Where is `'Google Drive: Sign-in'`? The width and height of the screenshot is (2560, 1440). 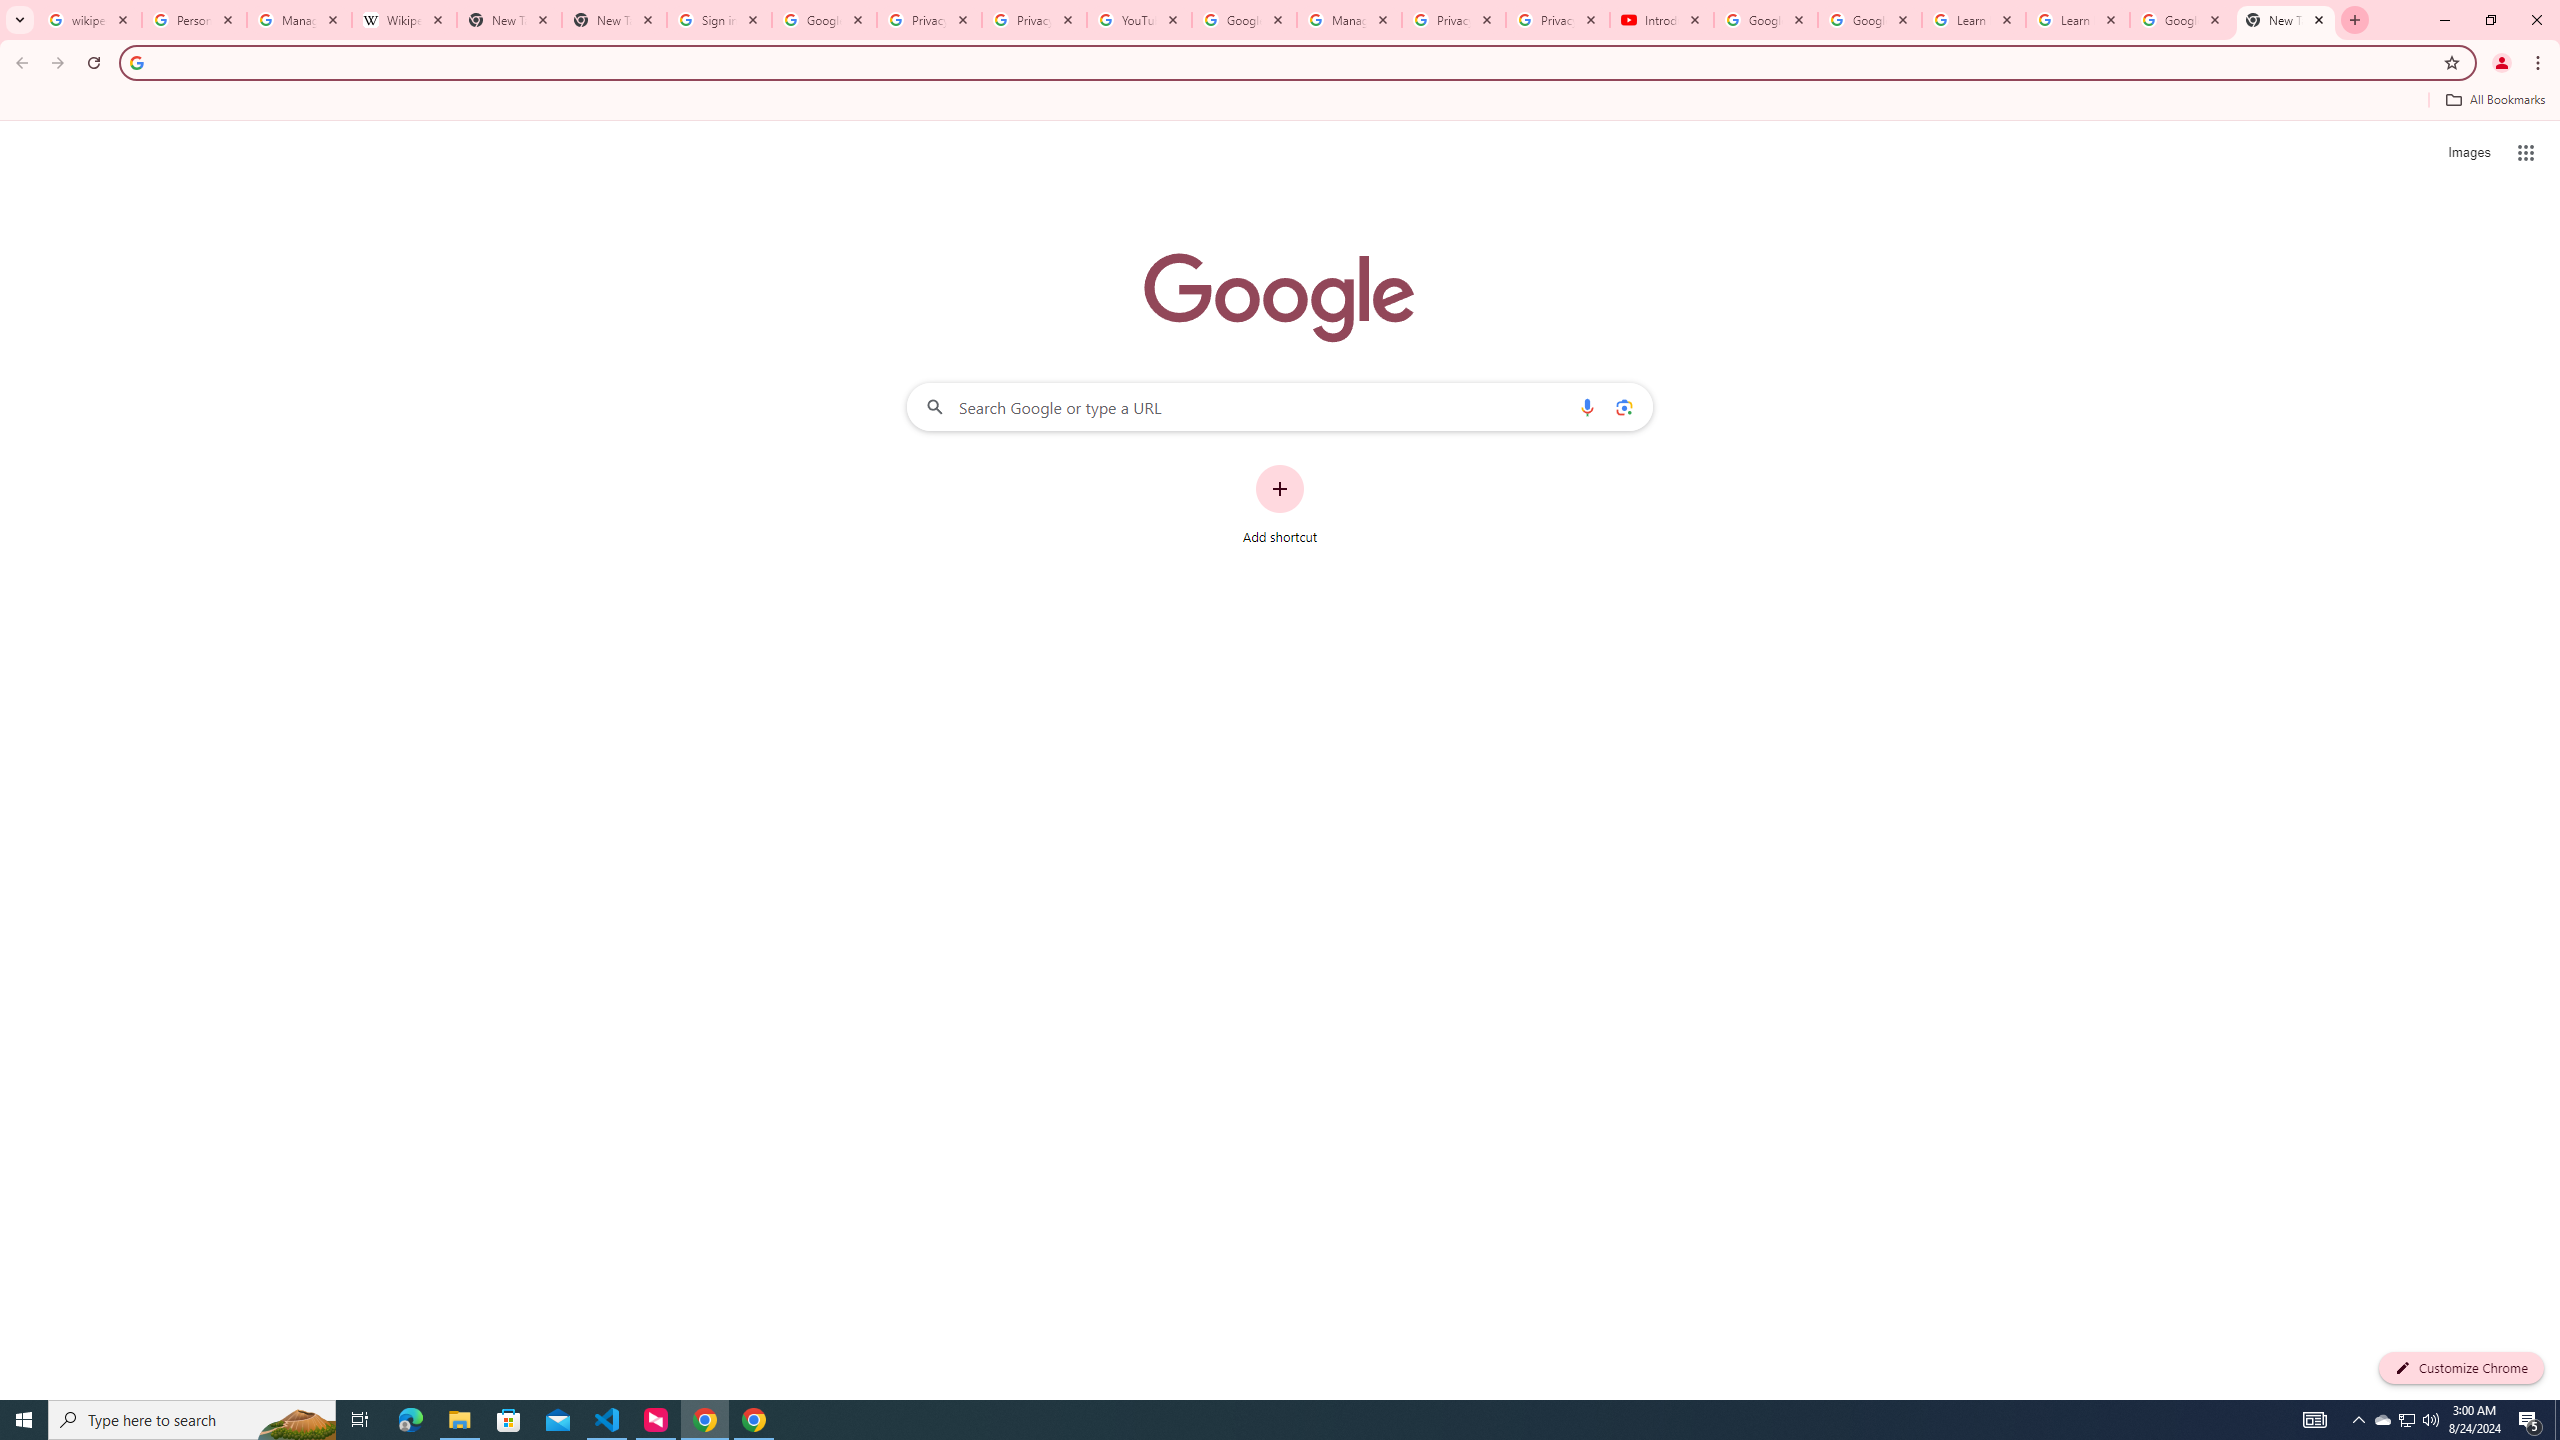 'Google Drive: Sign-in' is located at coordinates (823, 19).